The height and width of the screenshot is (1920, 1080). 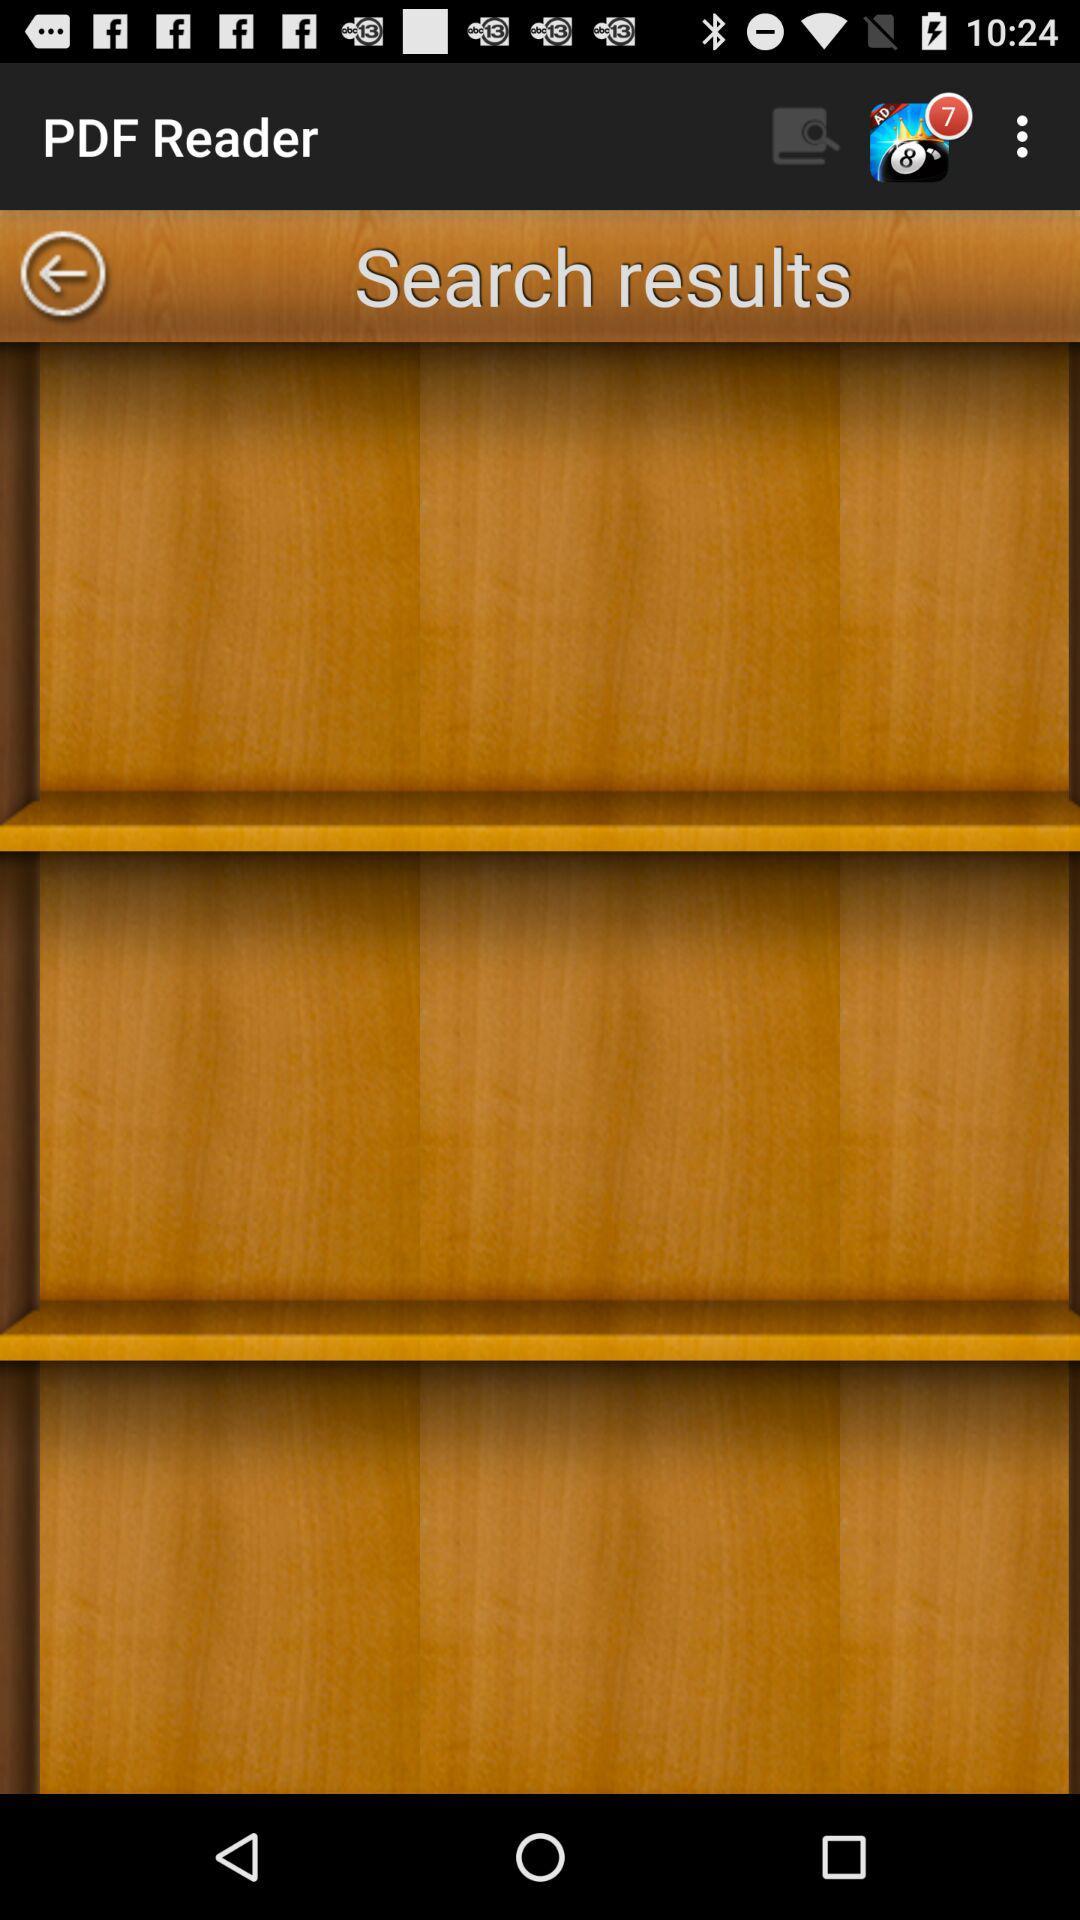 What do you see at coordinates (1027, 135) in the screenshot?
I see `the item next to the 7 item` at bounding box center [1027, 135].